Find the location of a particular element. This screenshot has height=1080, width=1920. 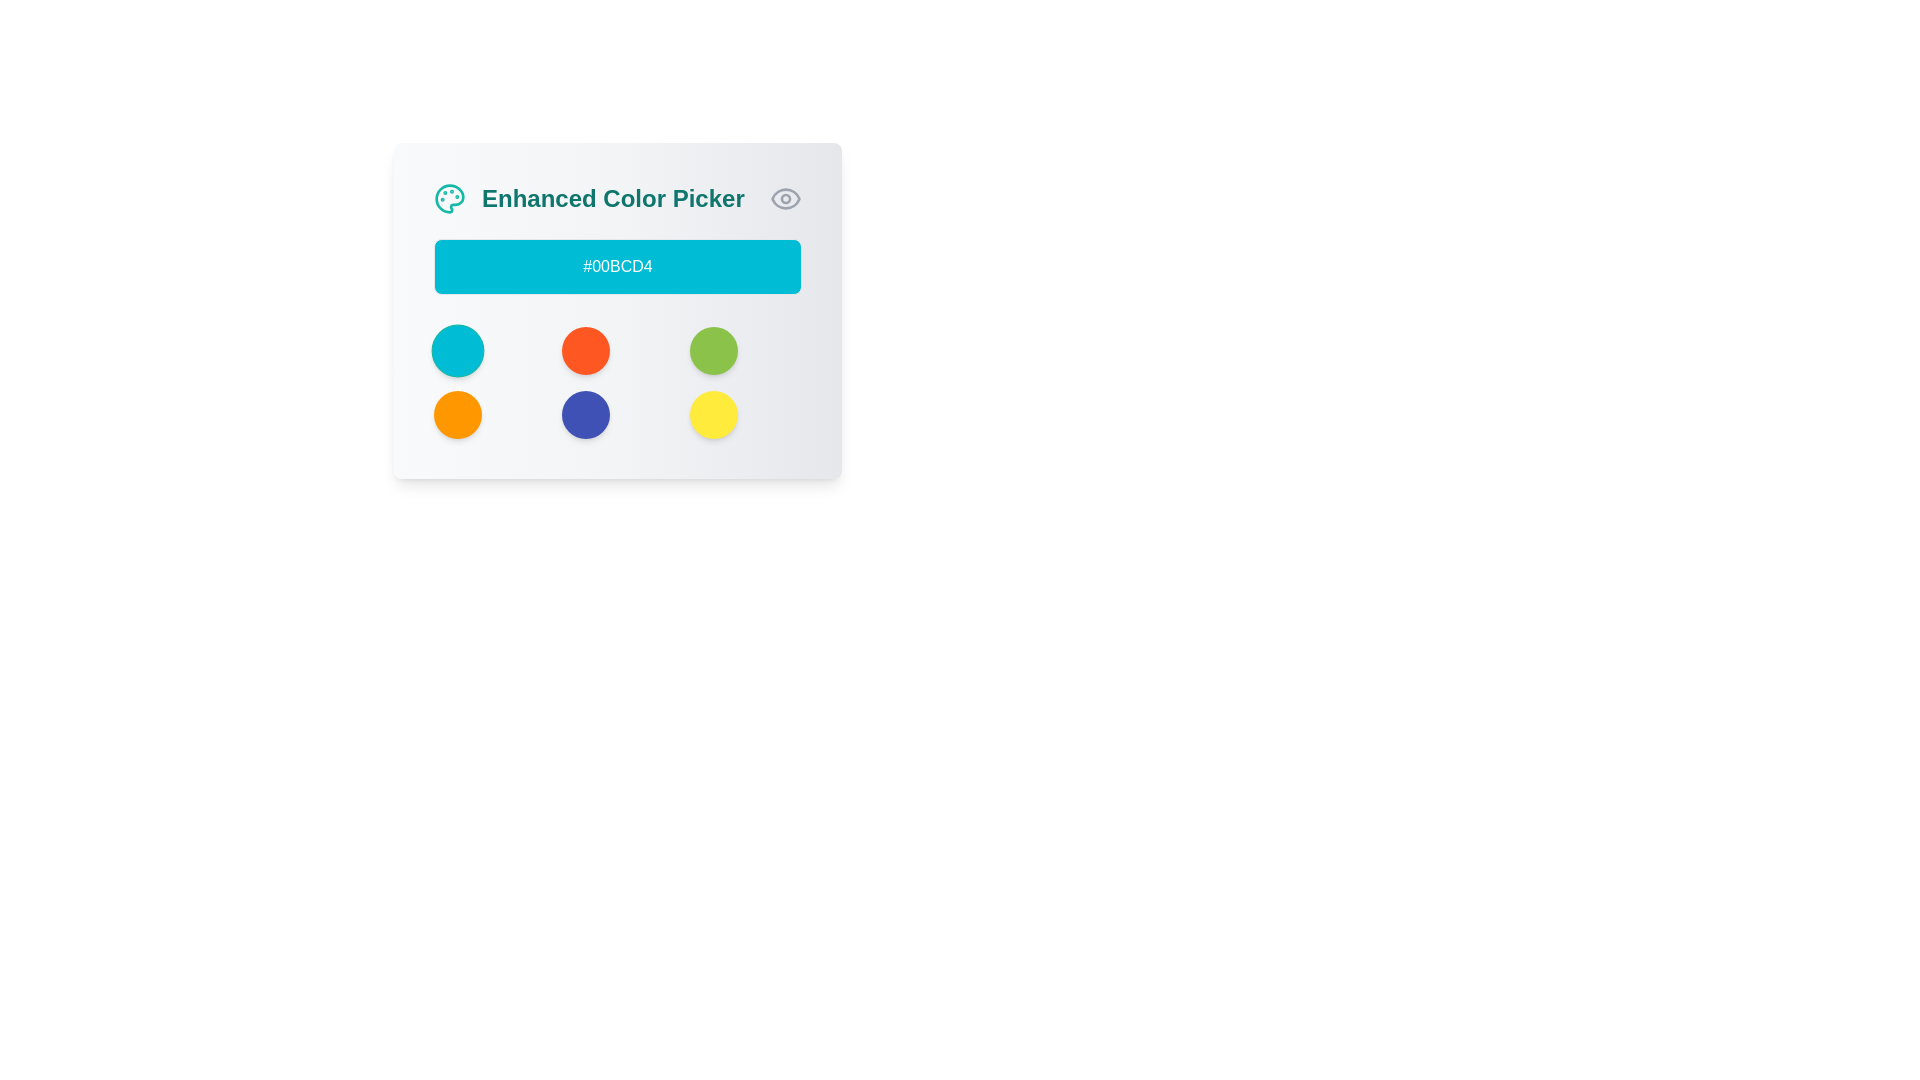

the green circular button located in the grid layout, which is the third button in the top row is located at coordinates (714, 350).